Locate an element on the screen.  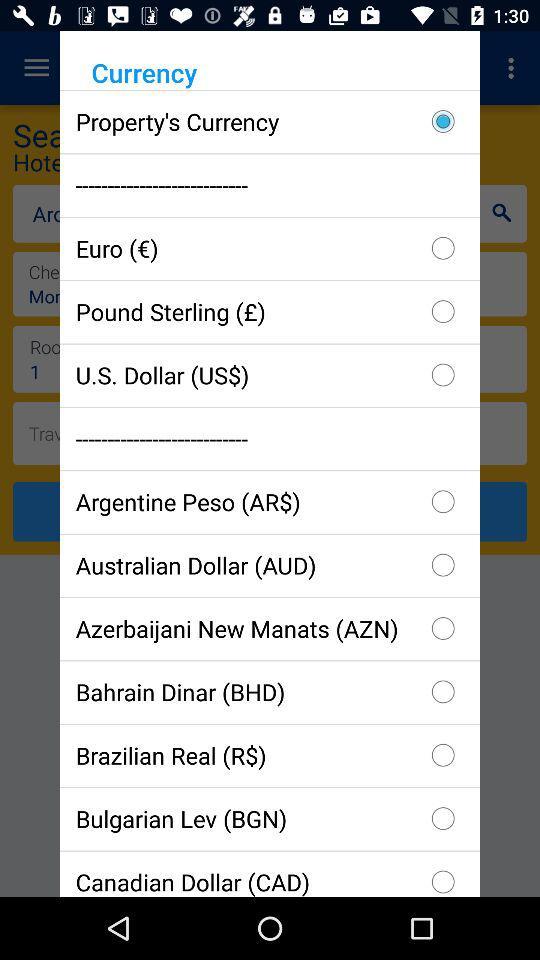
the icon below the bahrain dinar (bhd) item is located at coordinates (270, 754).